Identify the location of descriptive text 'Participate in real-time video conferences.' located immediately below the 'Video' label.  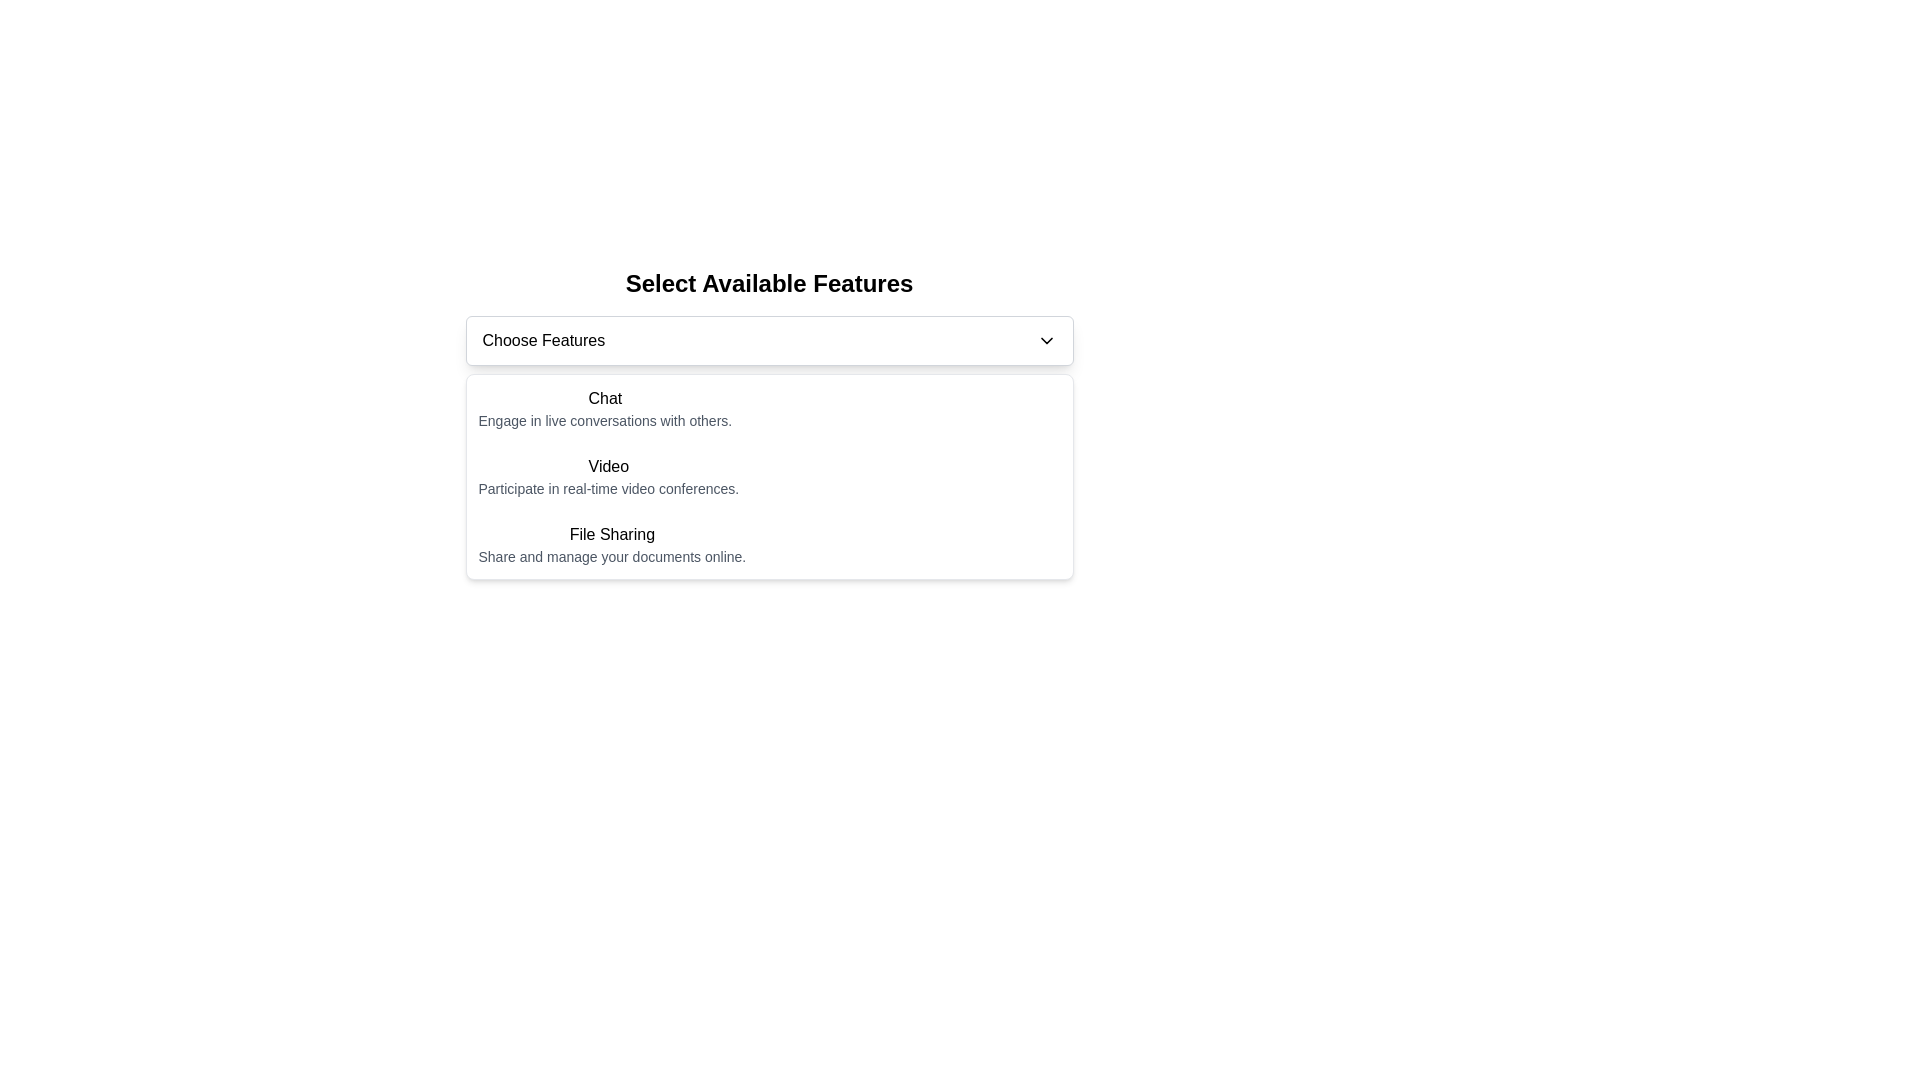
(607, 489).